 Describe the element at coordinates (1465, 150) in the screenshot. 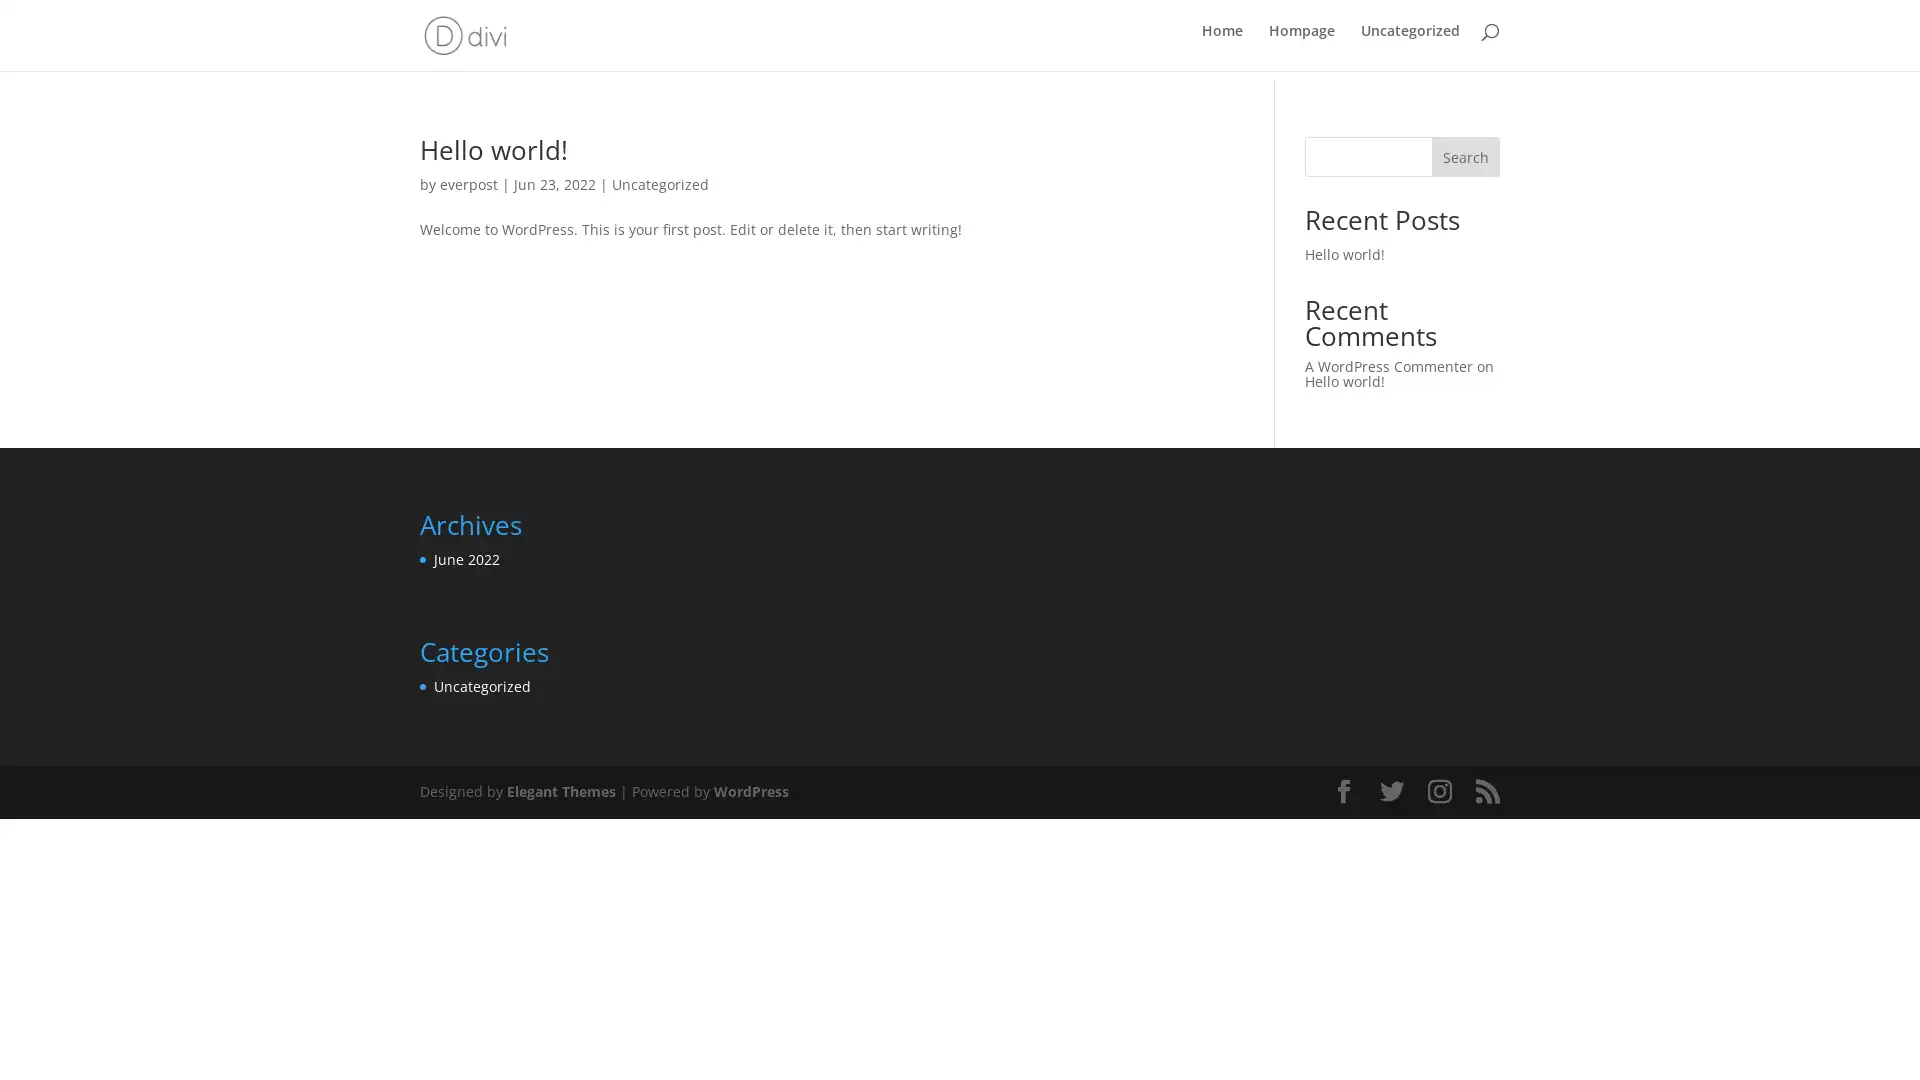

I see `Search` at that location.